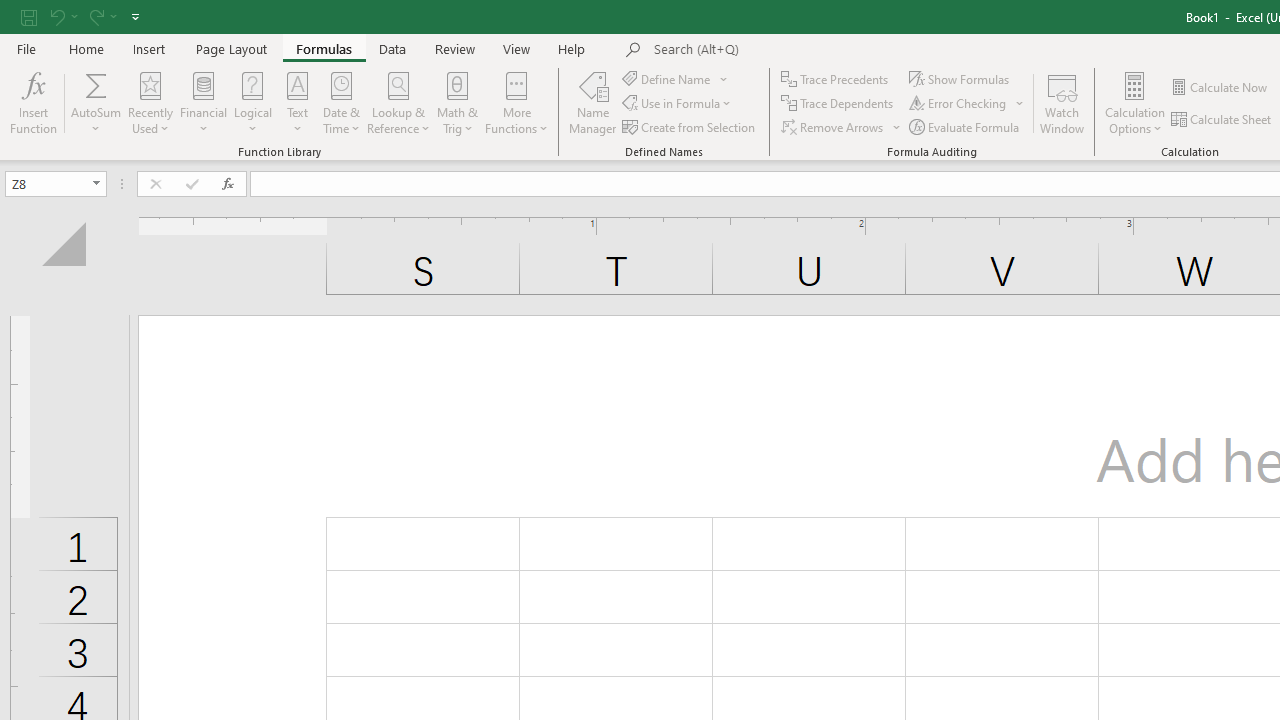  I want to click on 'Remove Arrows', so click(842, 127).